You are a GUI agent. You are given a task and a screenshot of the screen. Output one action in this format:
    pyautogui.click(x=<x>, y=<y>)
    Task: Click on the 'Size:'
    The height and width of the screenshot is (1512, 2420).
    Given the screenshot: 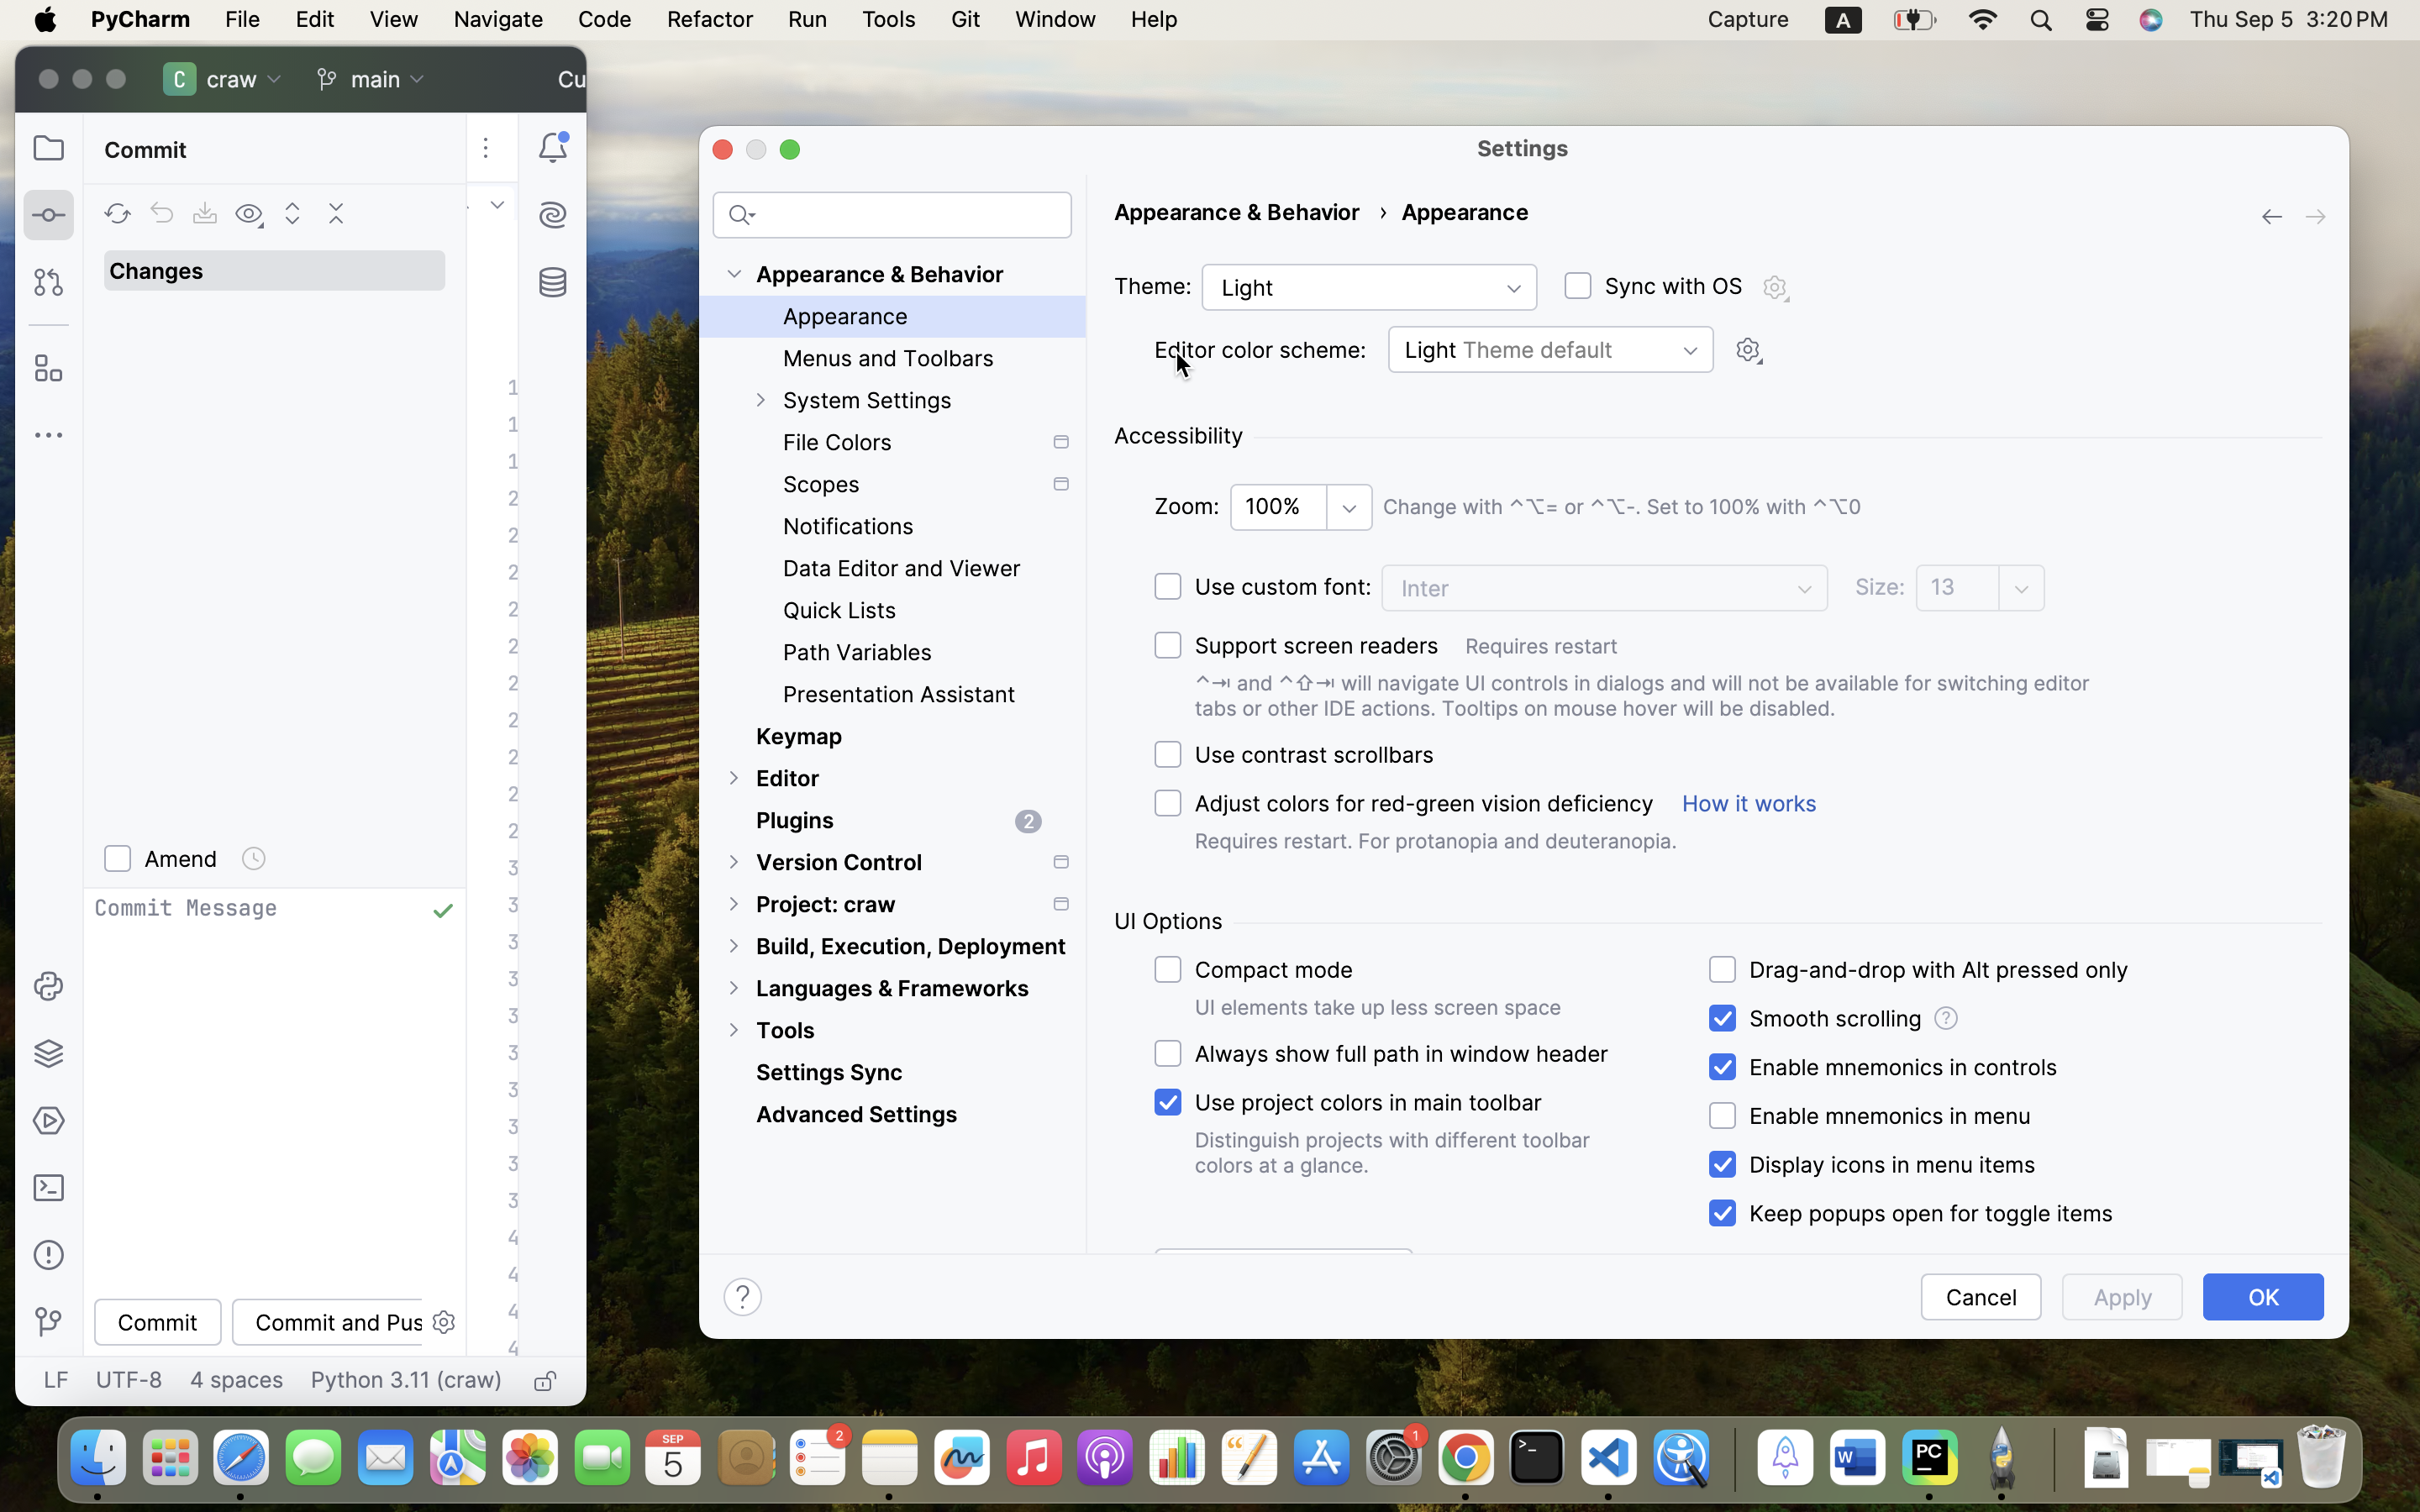 What is the action you would take?
    pyautogui.click(x=1881, y=586)
    